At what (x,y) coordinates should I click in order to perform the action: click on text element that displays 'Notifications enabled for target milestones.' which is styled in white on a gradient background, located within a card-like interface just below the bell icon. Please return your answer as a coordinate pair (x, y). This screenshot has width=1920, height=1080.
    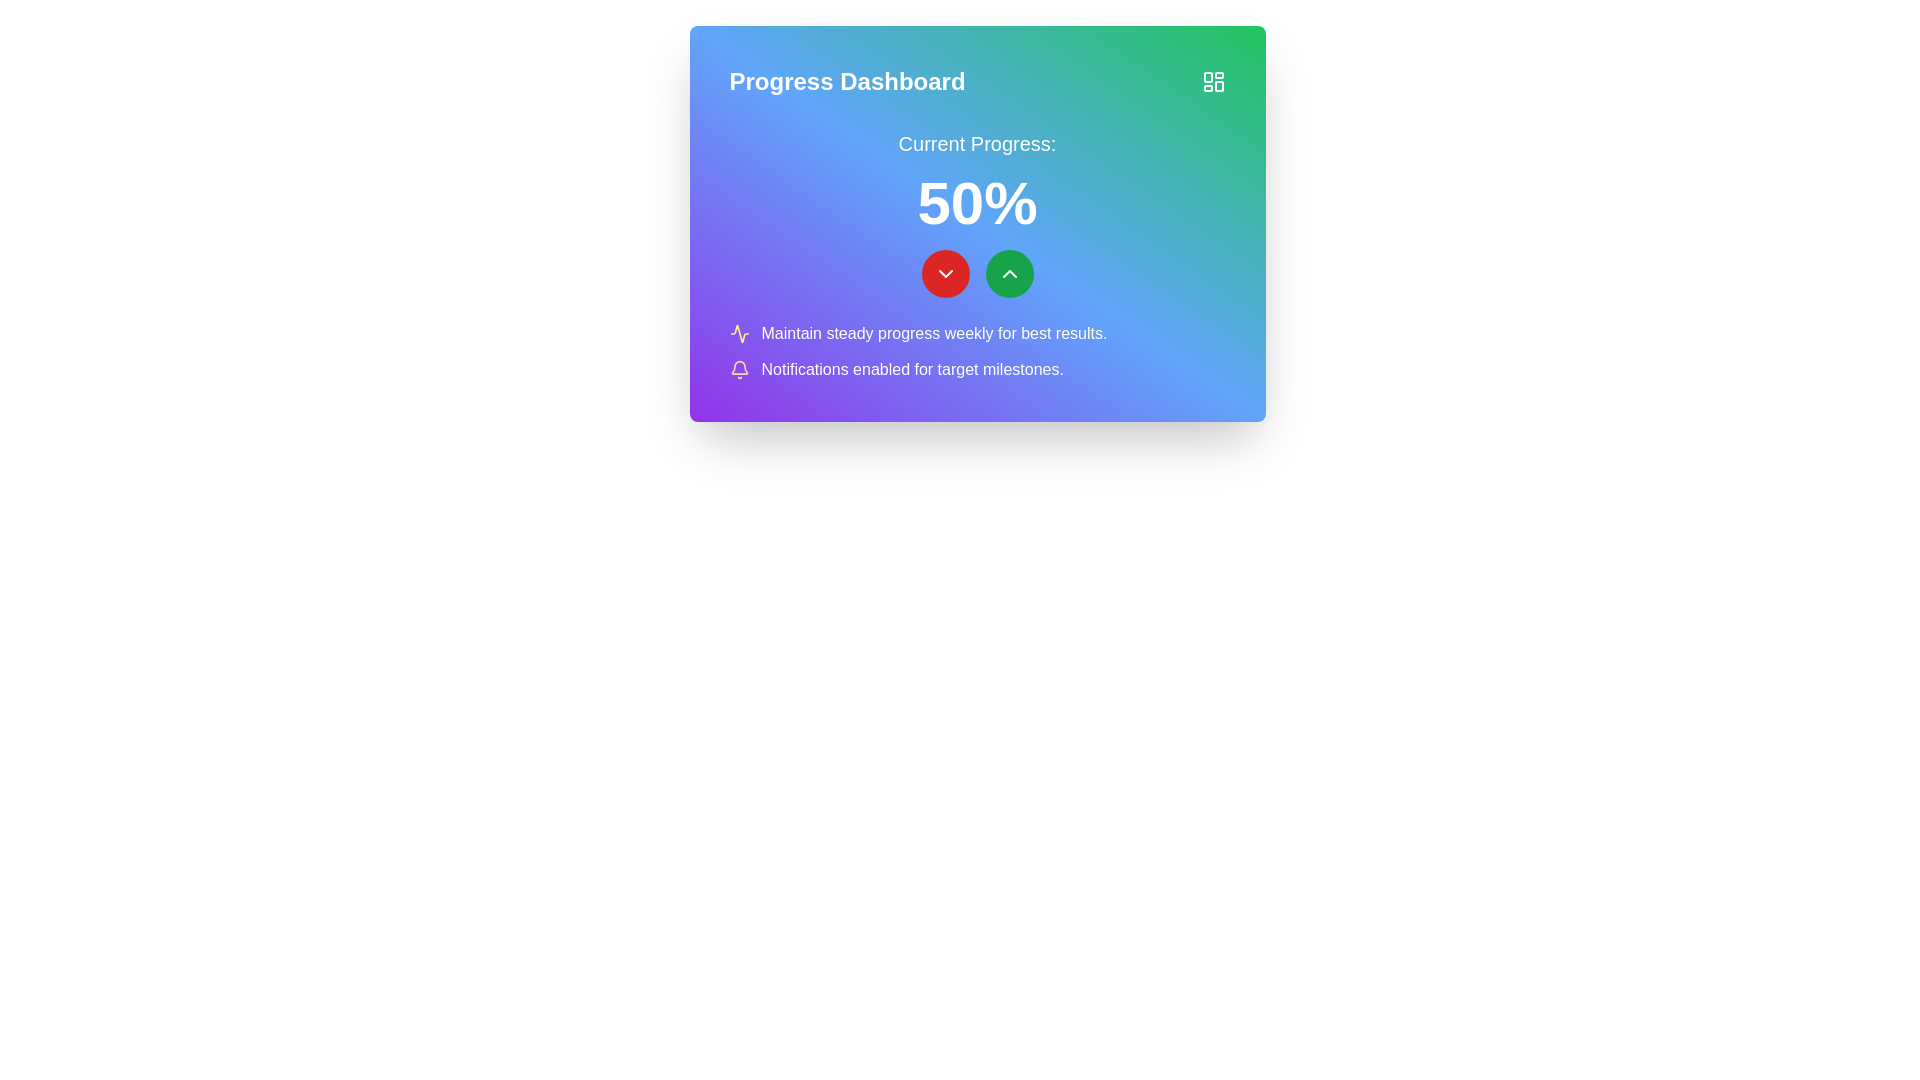
    Looking at the image, I should click on (911, 370).